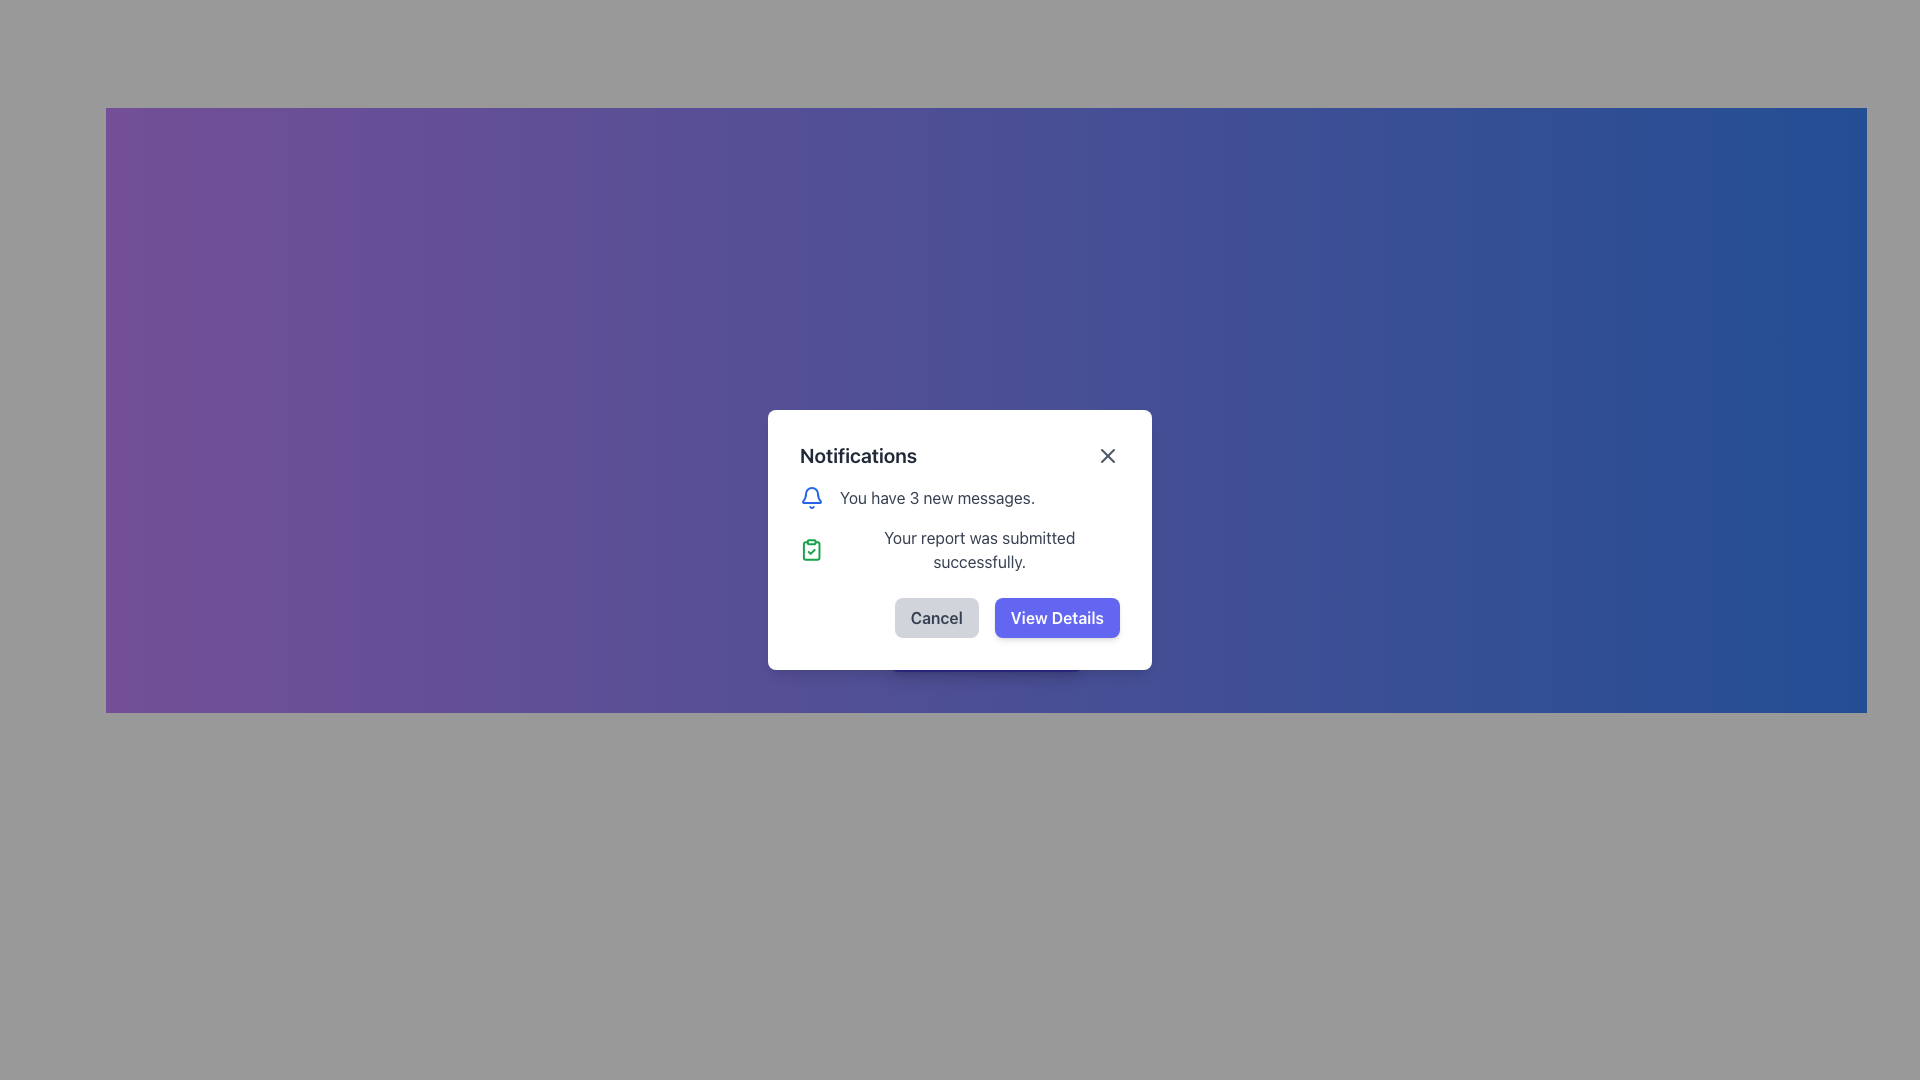 Image resolution: width=1920 pixels, height=1080 pixels. Describe the element at coordinates (960, 550) in the screenshot. I see `the notification by clicking on the message that reads 'Your report was submitted successfully.' in the notification popup` at that location.